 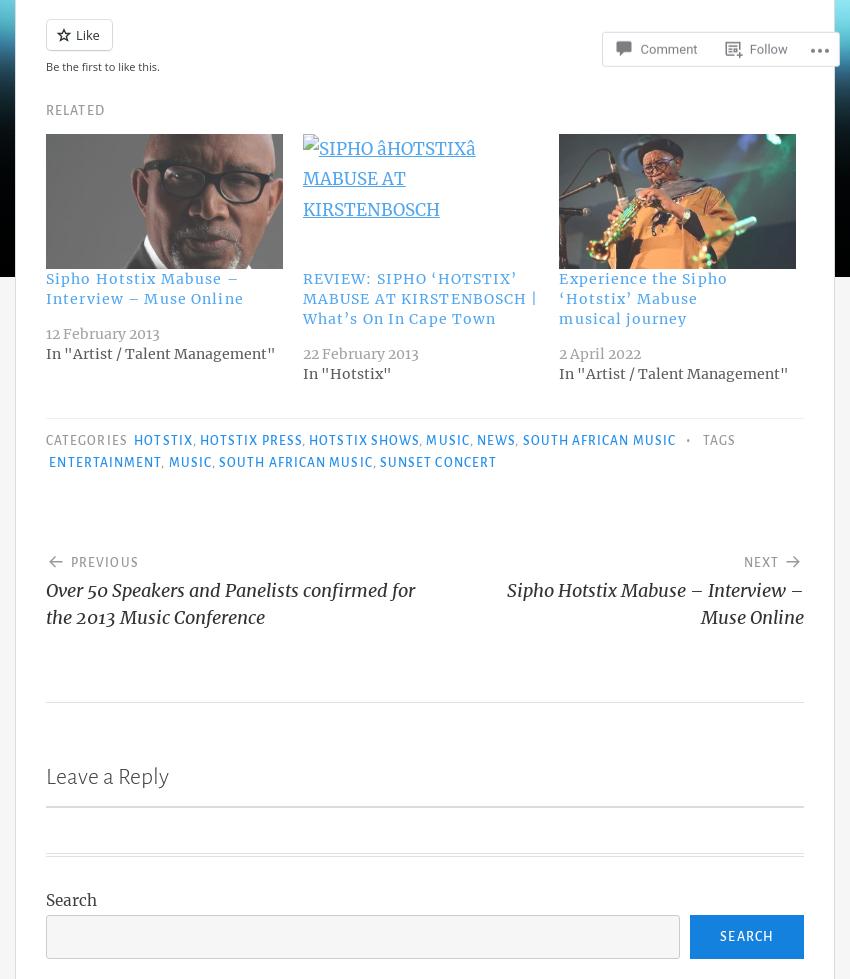 What do you see at coordinates (766, 14) in the screenshot?
I see `'Follow'` at bounding box center [766, 14].